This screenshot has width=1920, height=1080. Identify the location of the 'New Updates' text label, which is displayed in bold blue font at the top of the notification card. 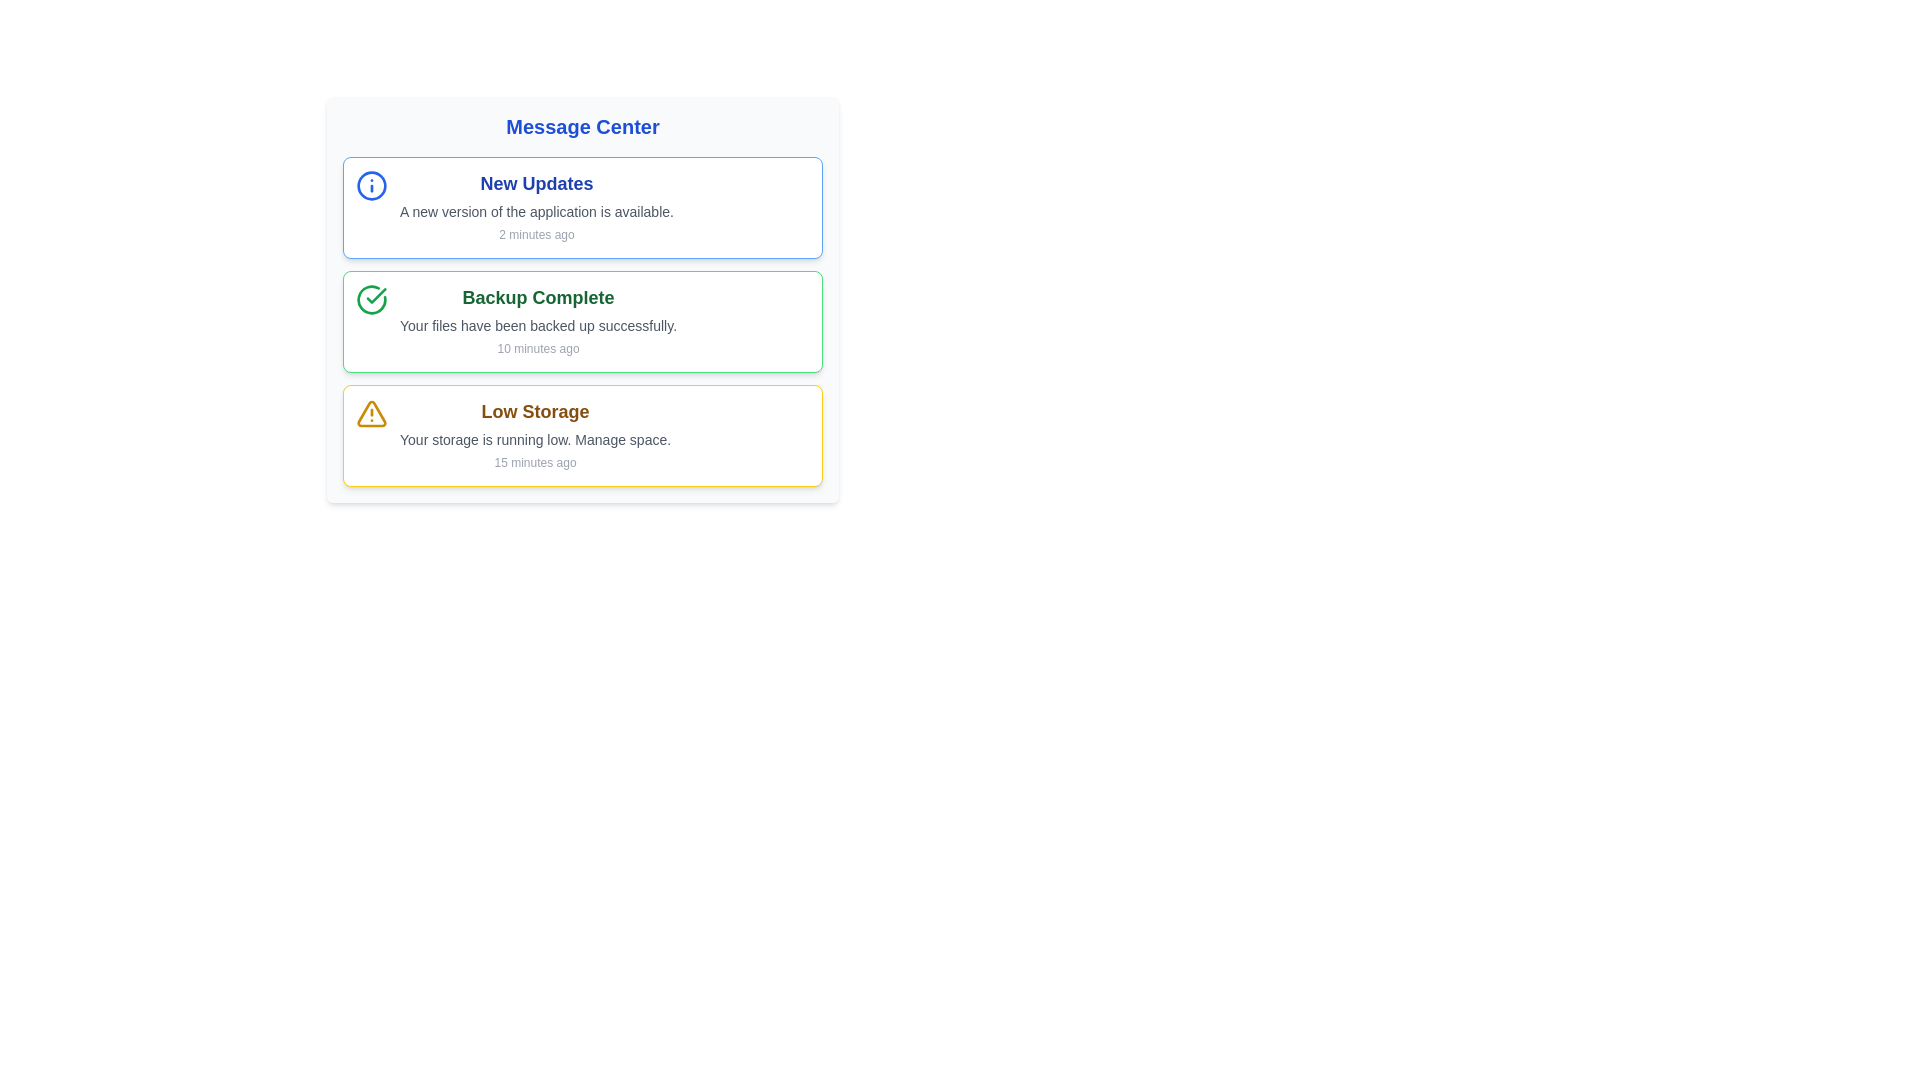
(537, 184).